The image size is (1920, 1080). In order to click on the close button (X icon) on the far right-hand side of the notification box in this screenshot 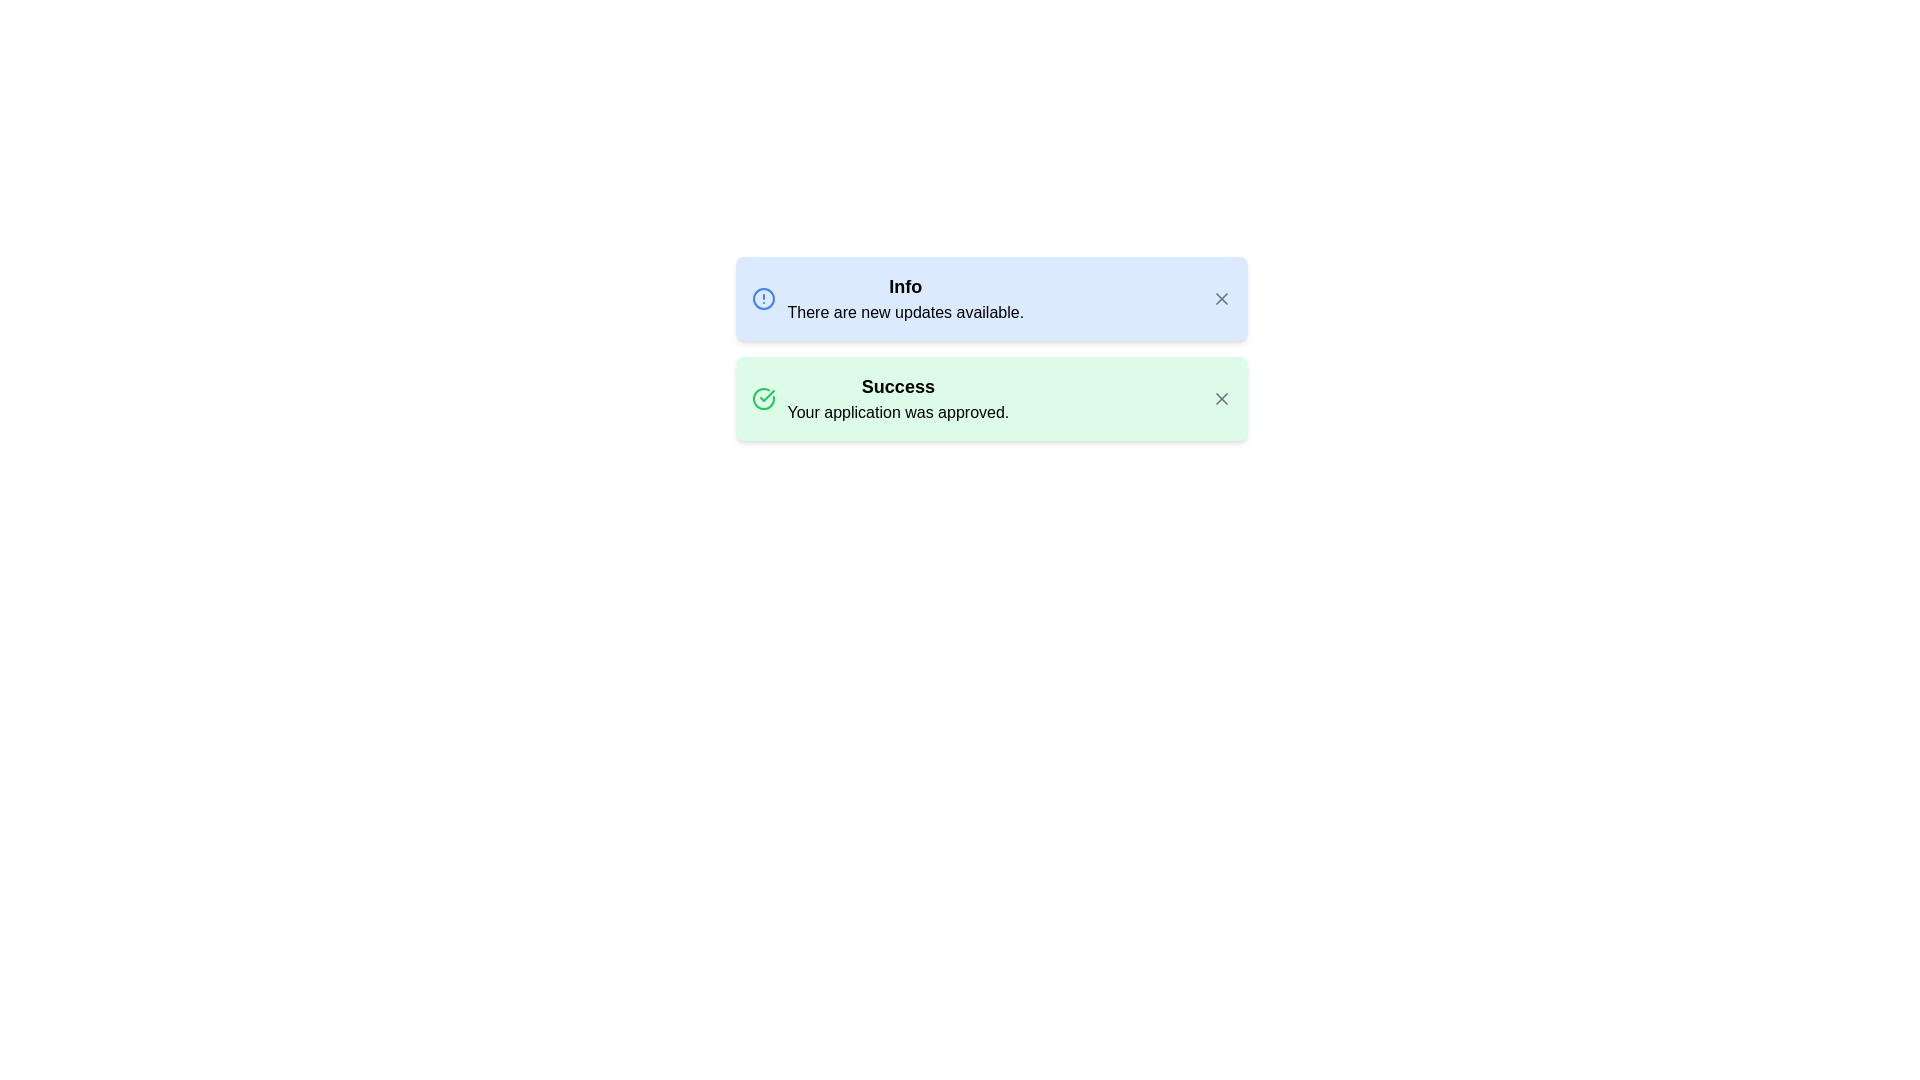, I will do `click(1220, 299)`.